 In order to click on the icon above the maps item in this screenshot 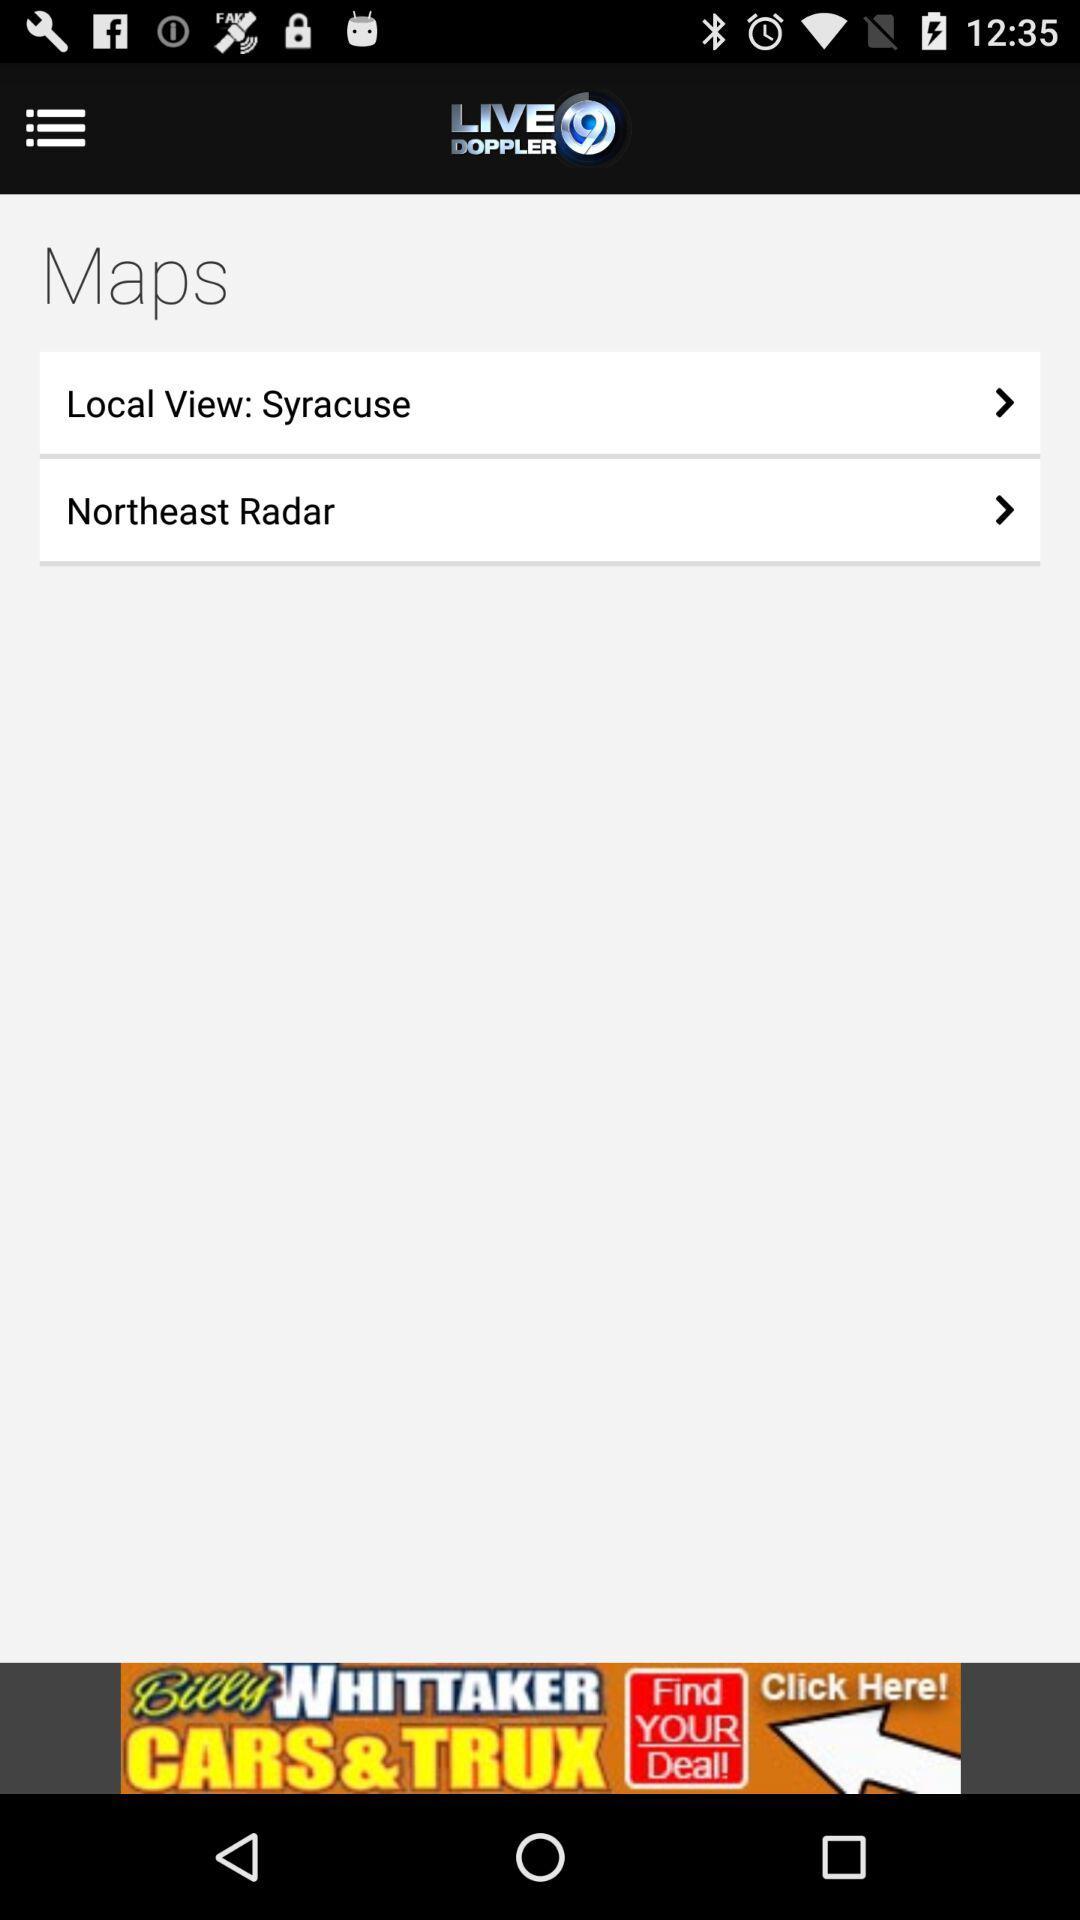, I will do `click(80, 127)`.